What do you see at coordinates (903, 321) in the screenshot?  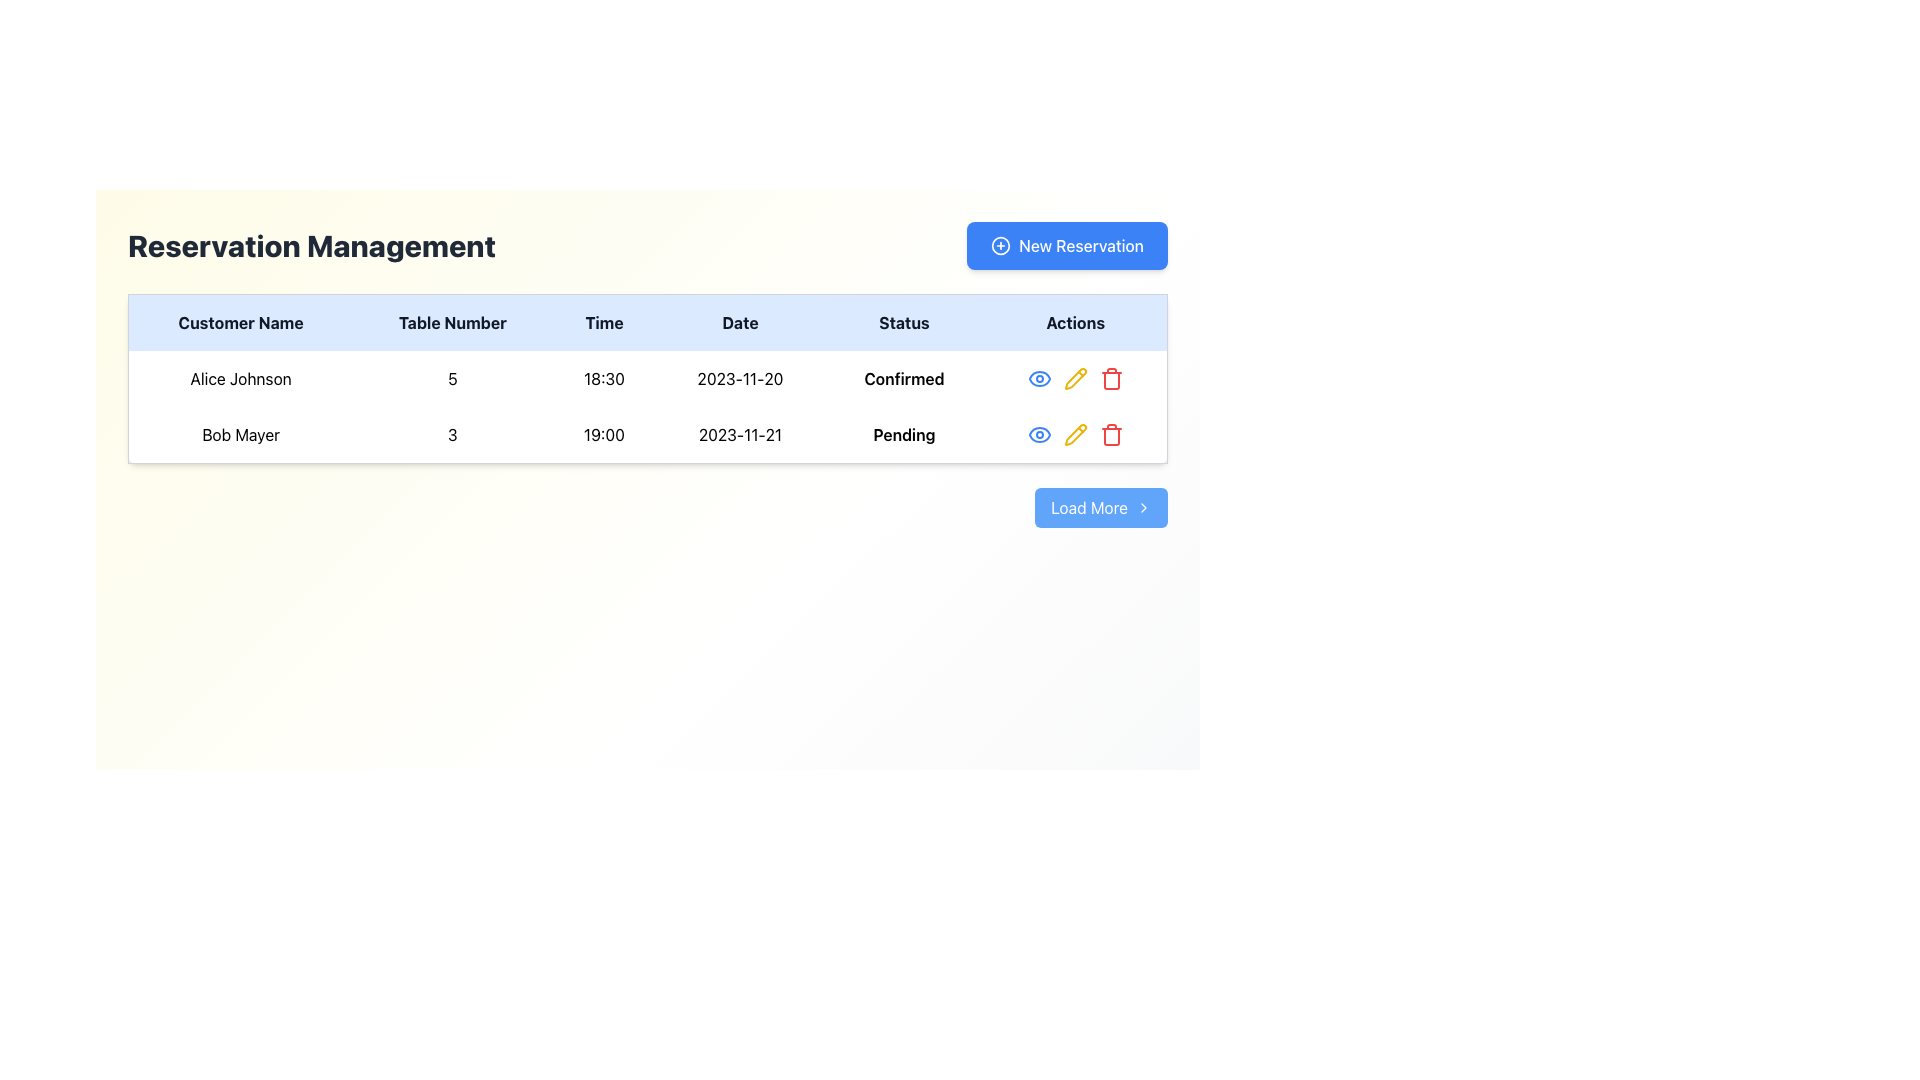 I see `the 'Status' text label, which is the fifth column header in the table, displayed in bold black font on a light blue background` at bounding box center [903, 321].